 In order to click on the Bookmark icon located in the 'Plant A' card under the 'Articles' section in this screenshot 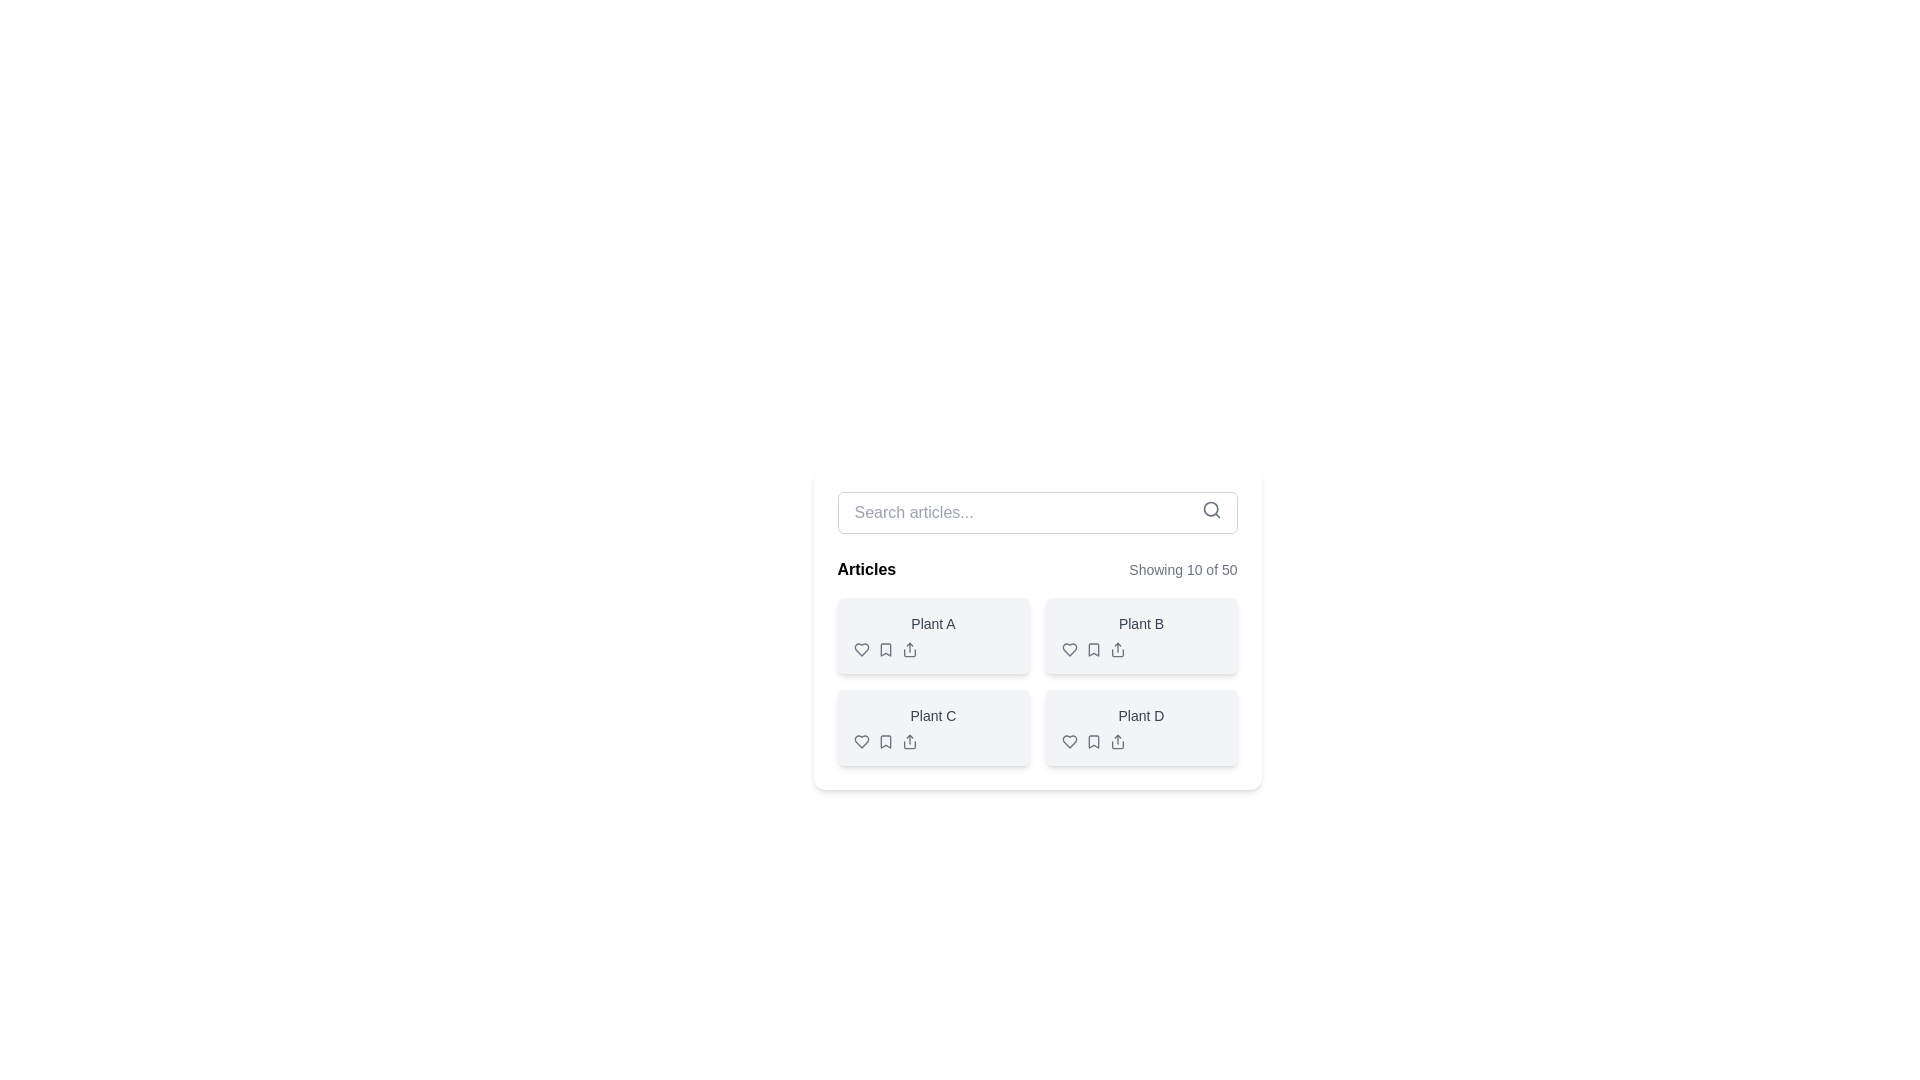, I will do `click(884, 650)`.